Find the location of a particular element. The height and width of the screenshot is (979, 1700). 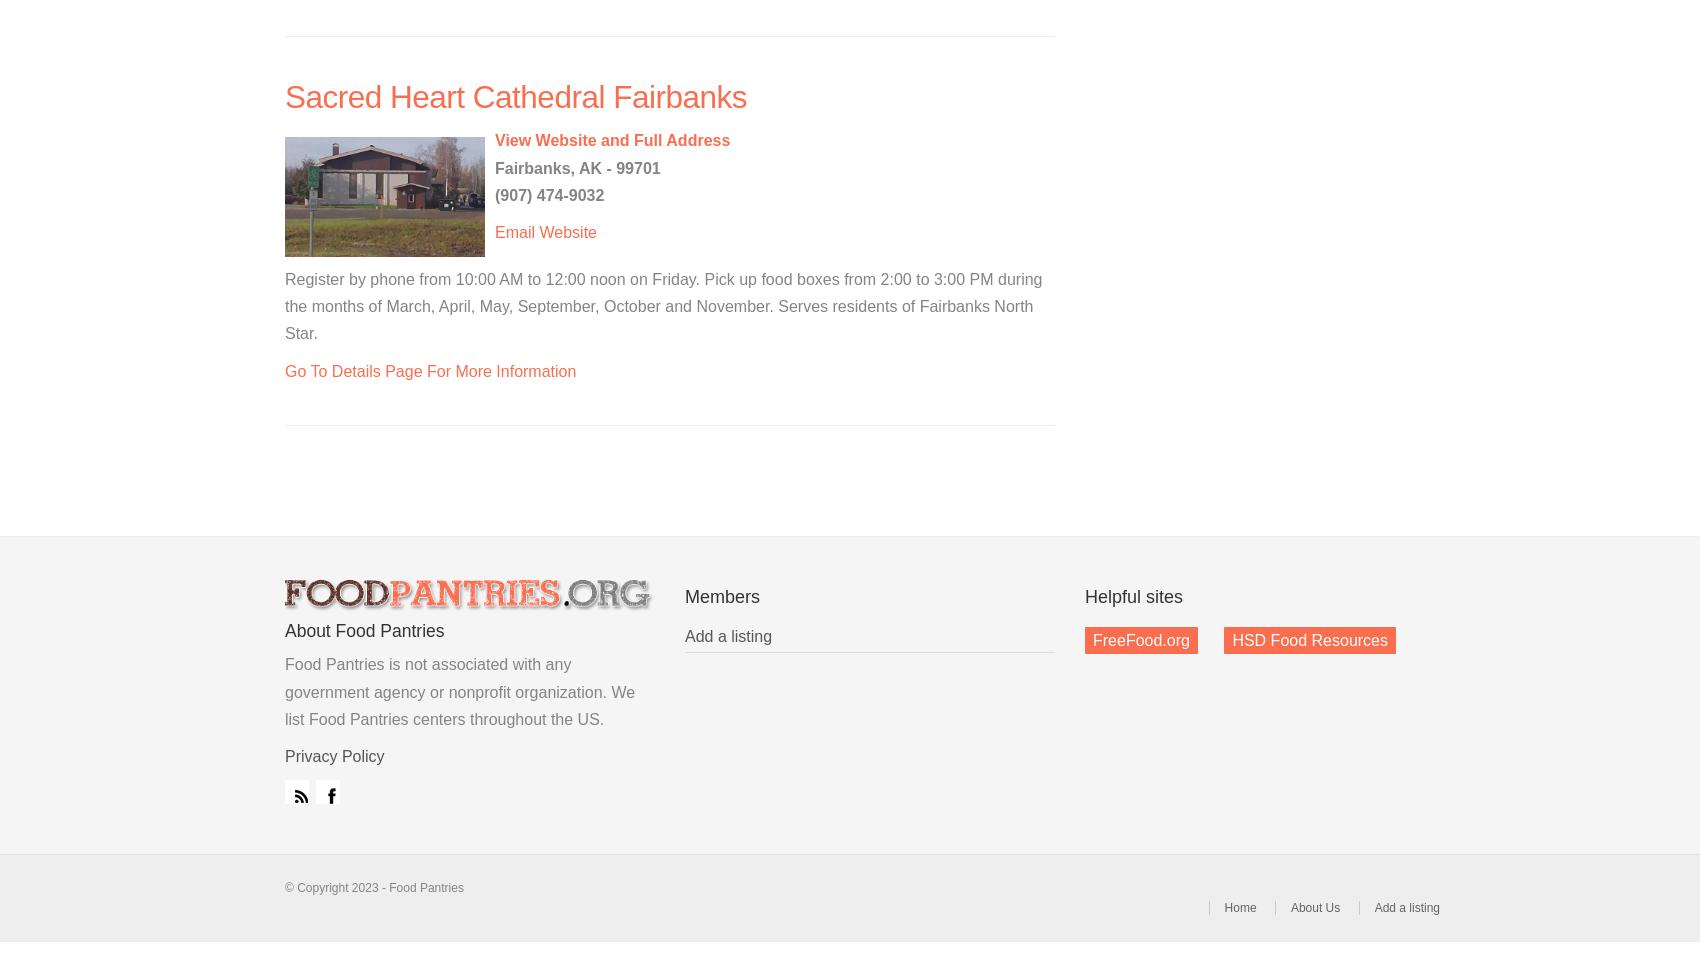

'FreeFood.org' is located at coordinates (1141, 638).